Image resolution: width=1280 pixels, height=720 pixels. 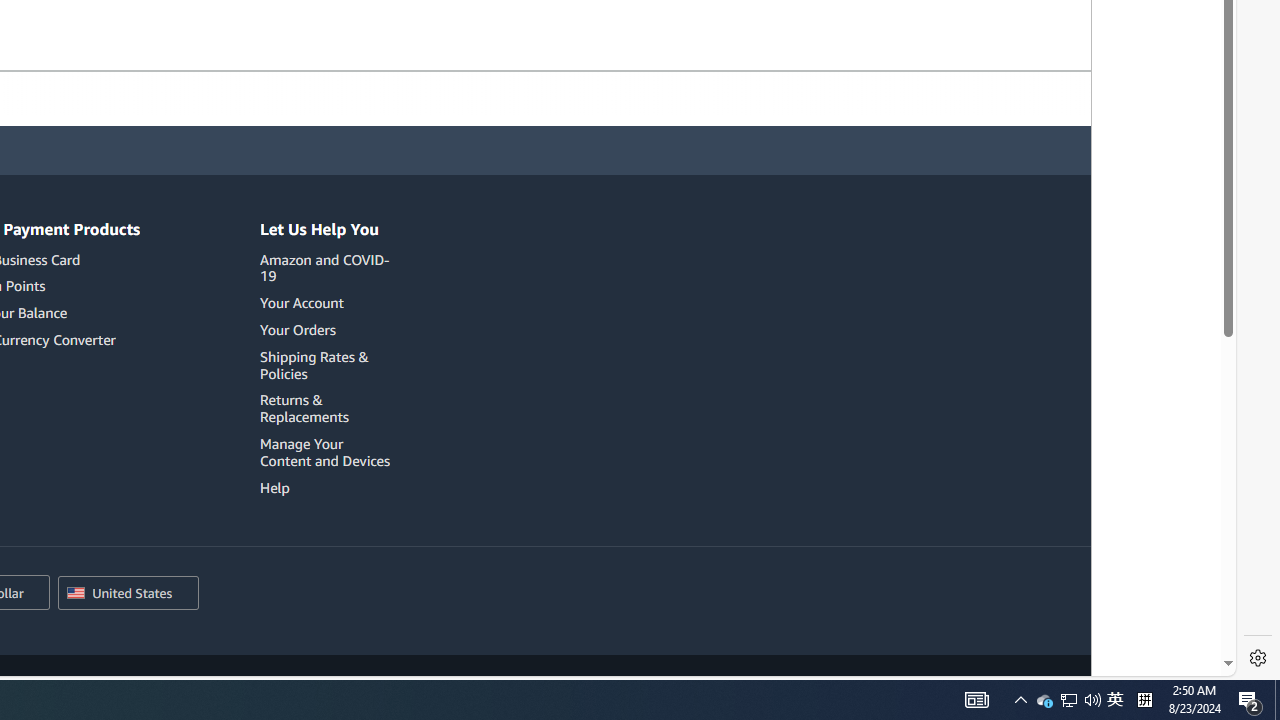 What do you see at coordinates (328, 329) in the screenshot?
I see `'Your Orders'` at bounding box center [328, 329].